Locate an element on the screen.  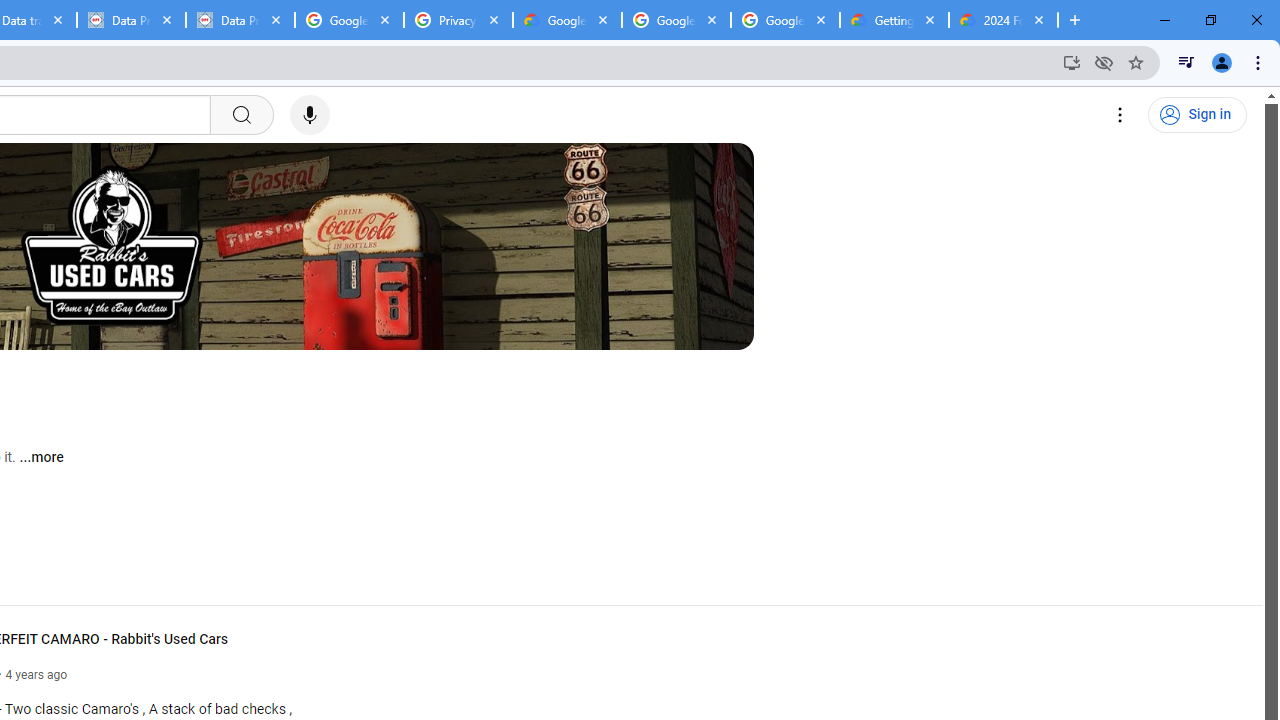
'Install YouTube' is located at coordinates (1071, 61).